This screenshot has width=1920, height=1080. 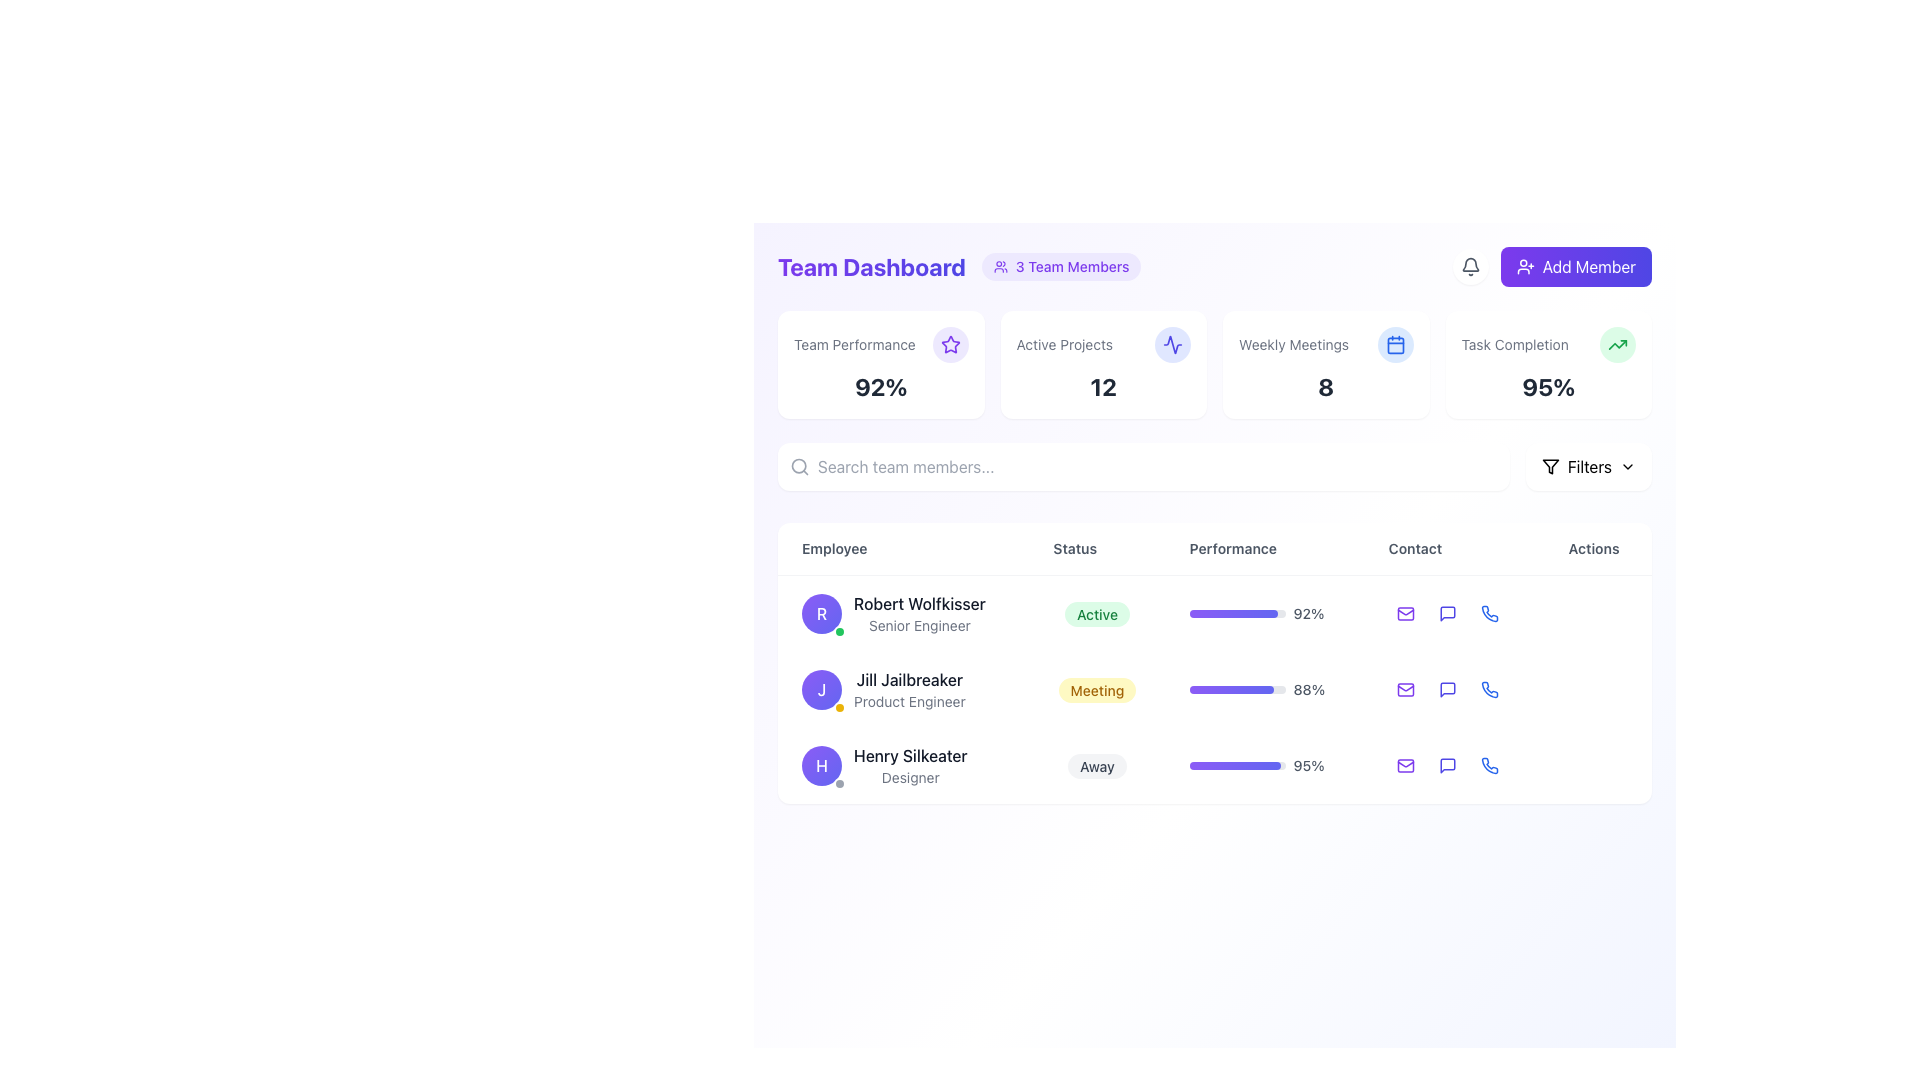 I want to click on the Interactive icon located in the second row under the 'Contact' column in the 'Actions' section to initiate a phone call, so click(x=1489, y=689).